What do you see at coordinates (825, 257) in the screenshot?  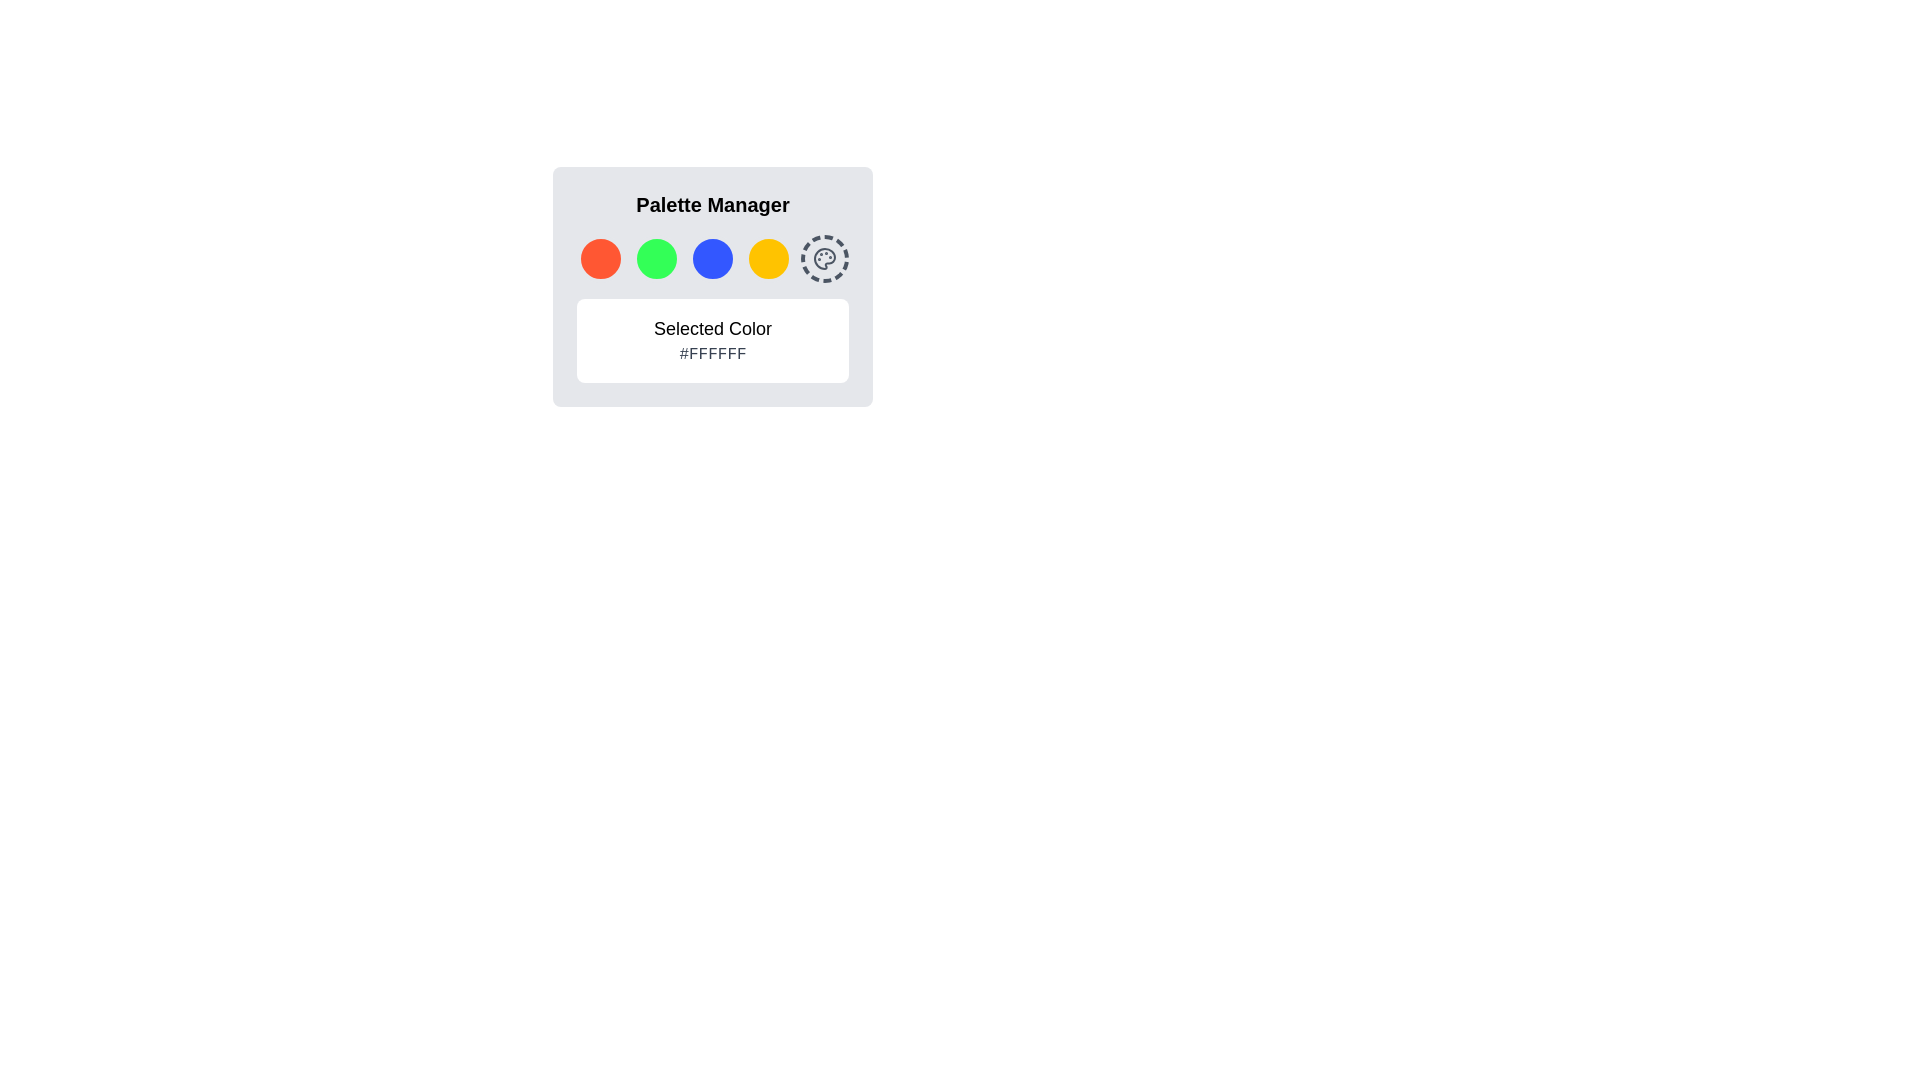 I see `the circular button with a gray palette icon, which is the last button in a sequence of five buttons in the palette management tool` at bounding box center [825, 257].